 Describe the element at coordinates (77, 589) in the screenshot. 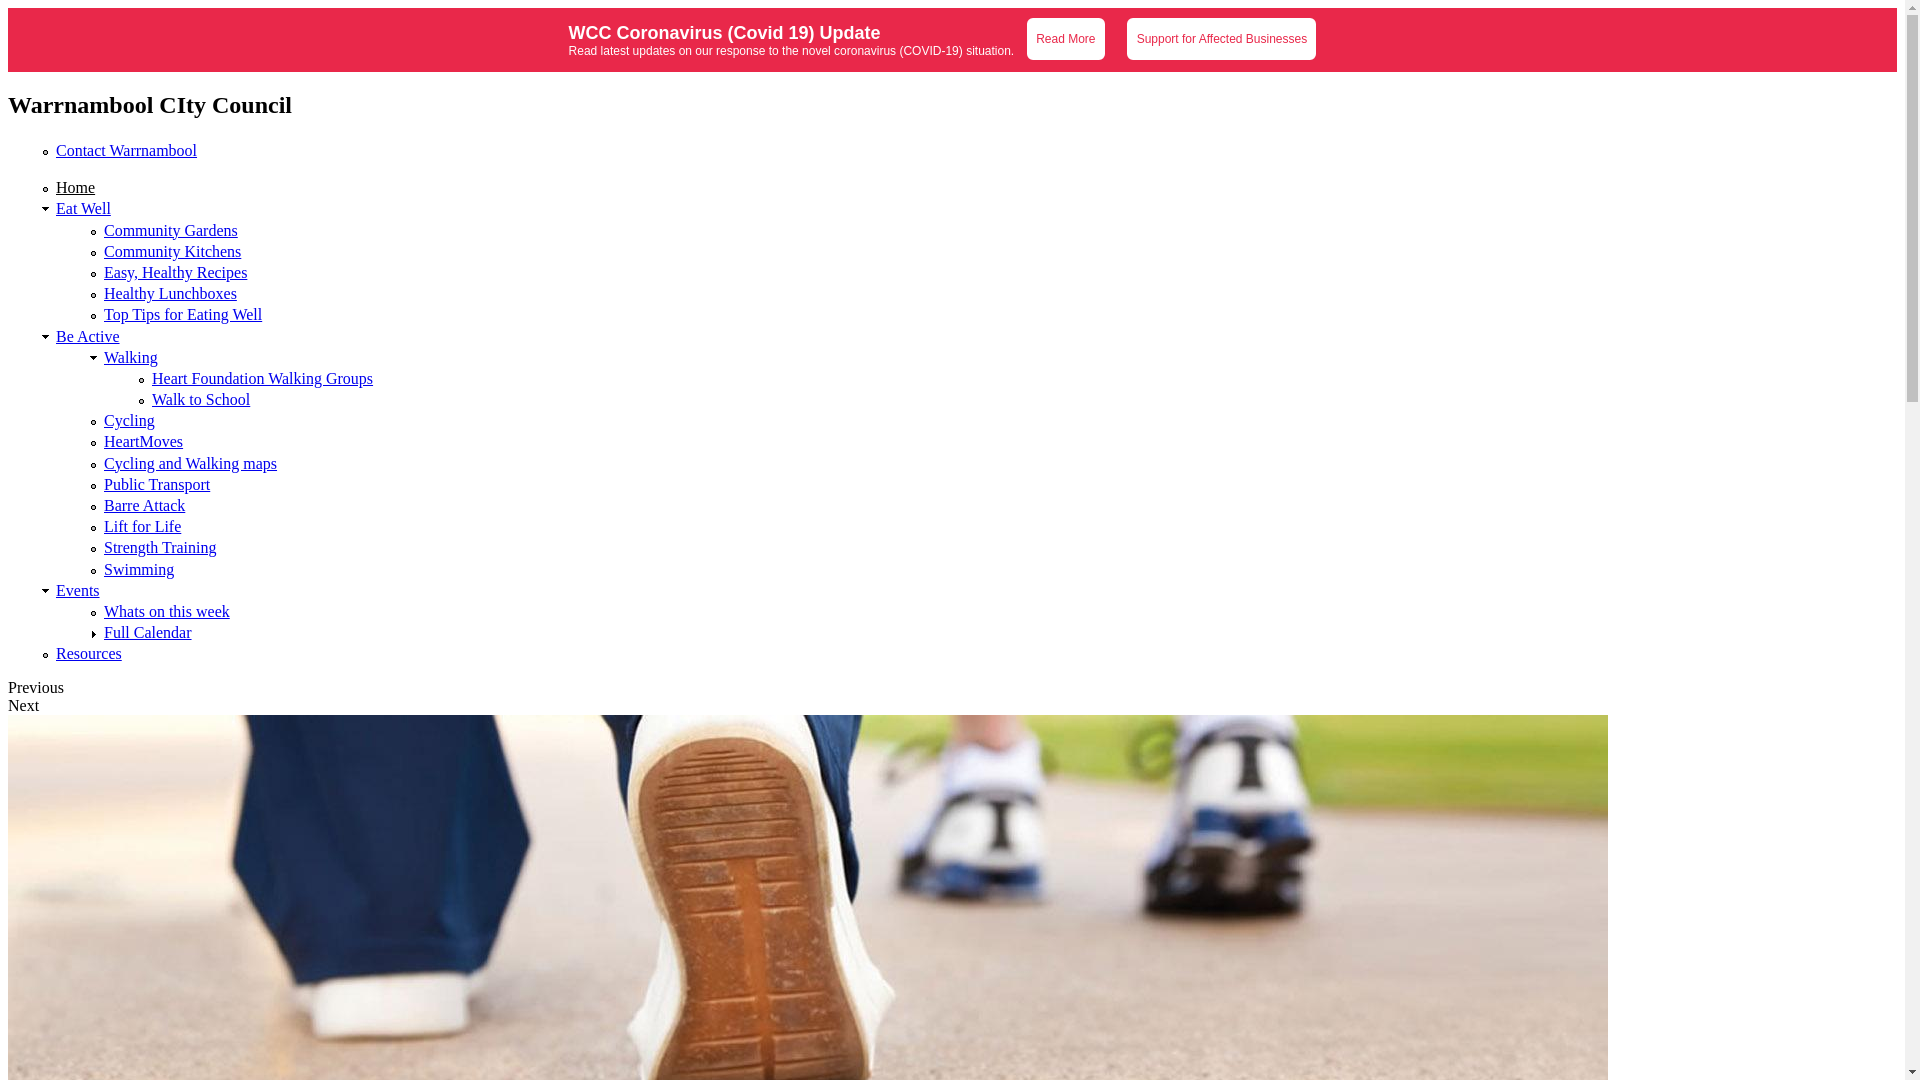

I see `'Events'` at that location.